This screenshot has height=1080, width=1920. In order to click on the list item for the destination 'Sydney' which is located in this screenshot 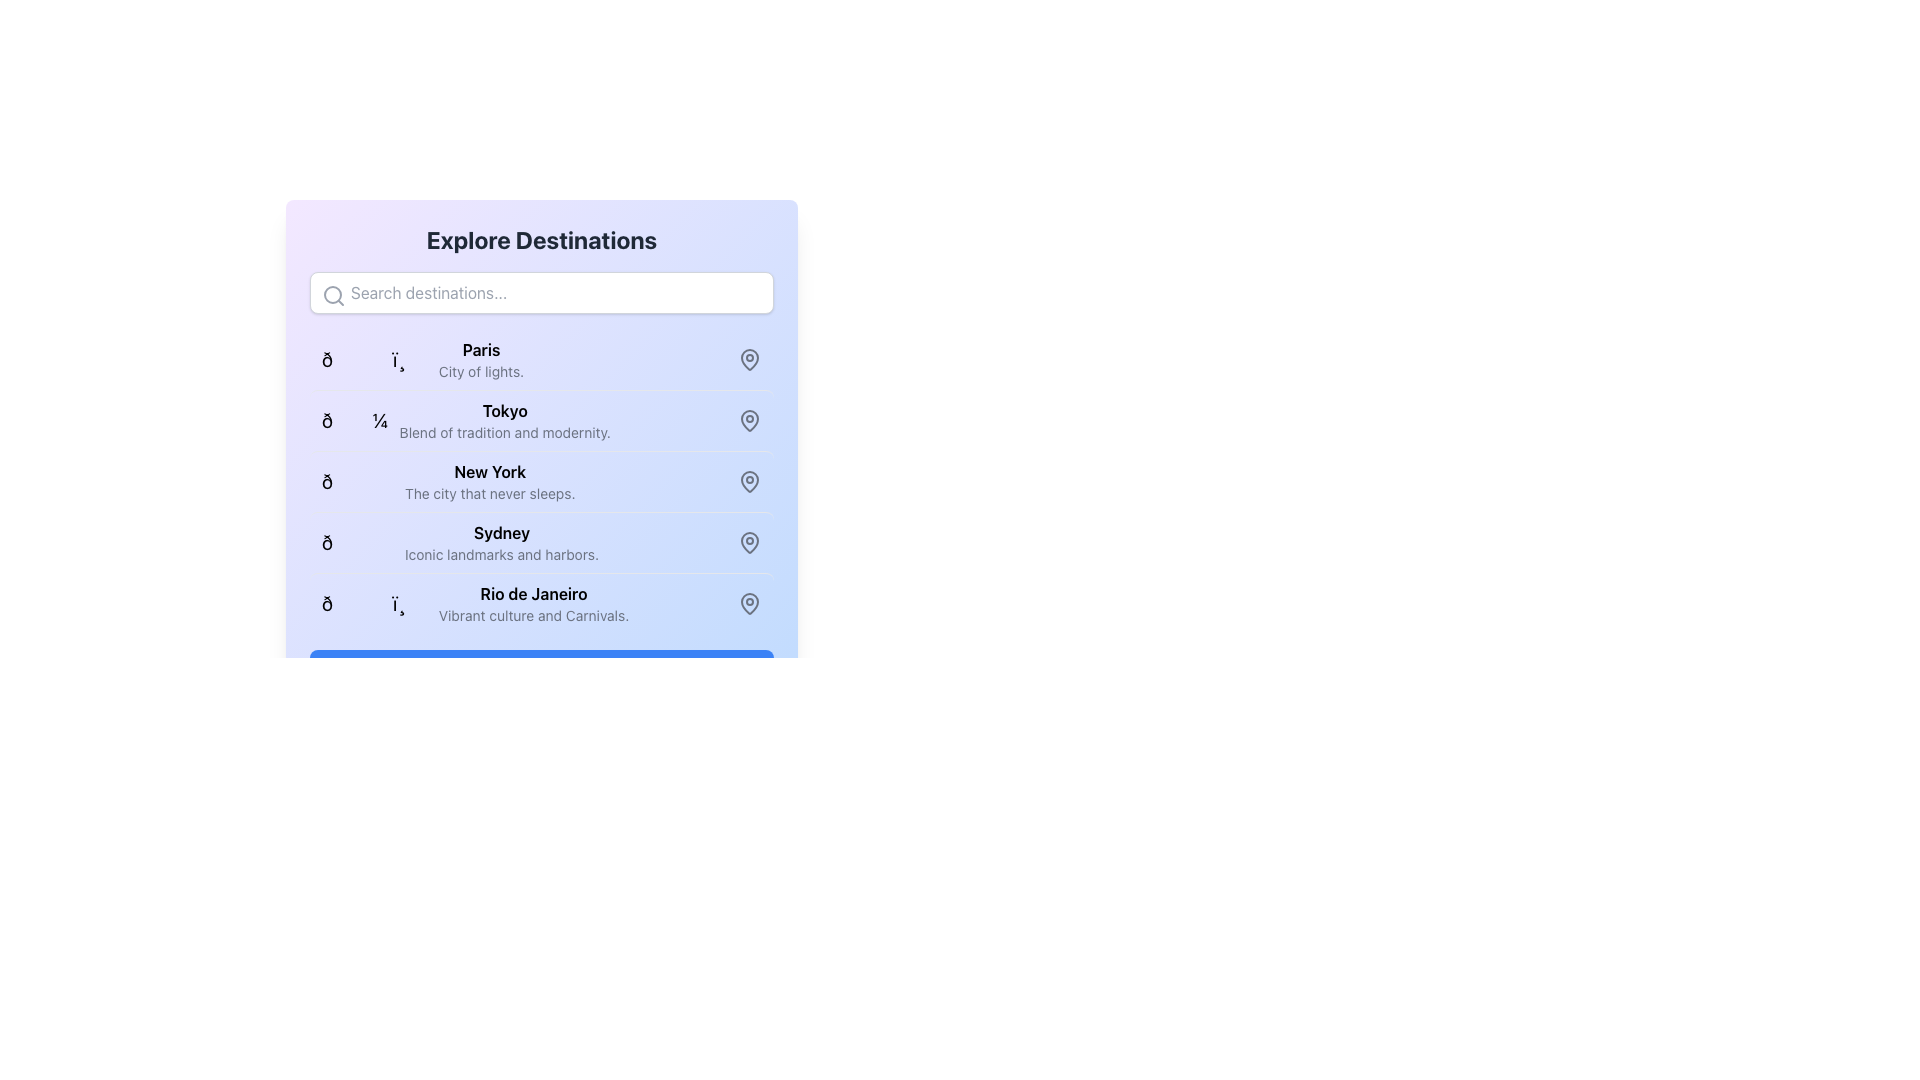, I will do `click(542, 542)`.